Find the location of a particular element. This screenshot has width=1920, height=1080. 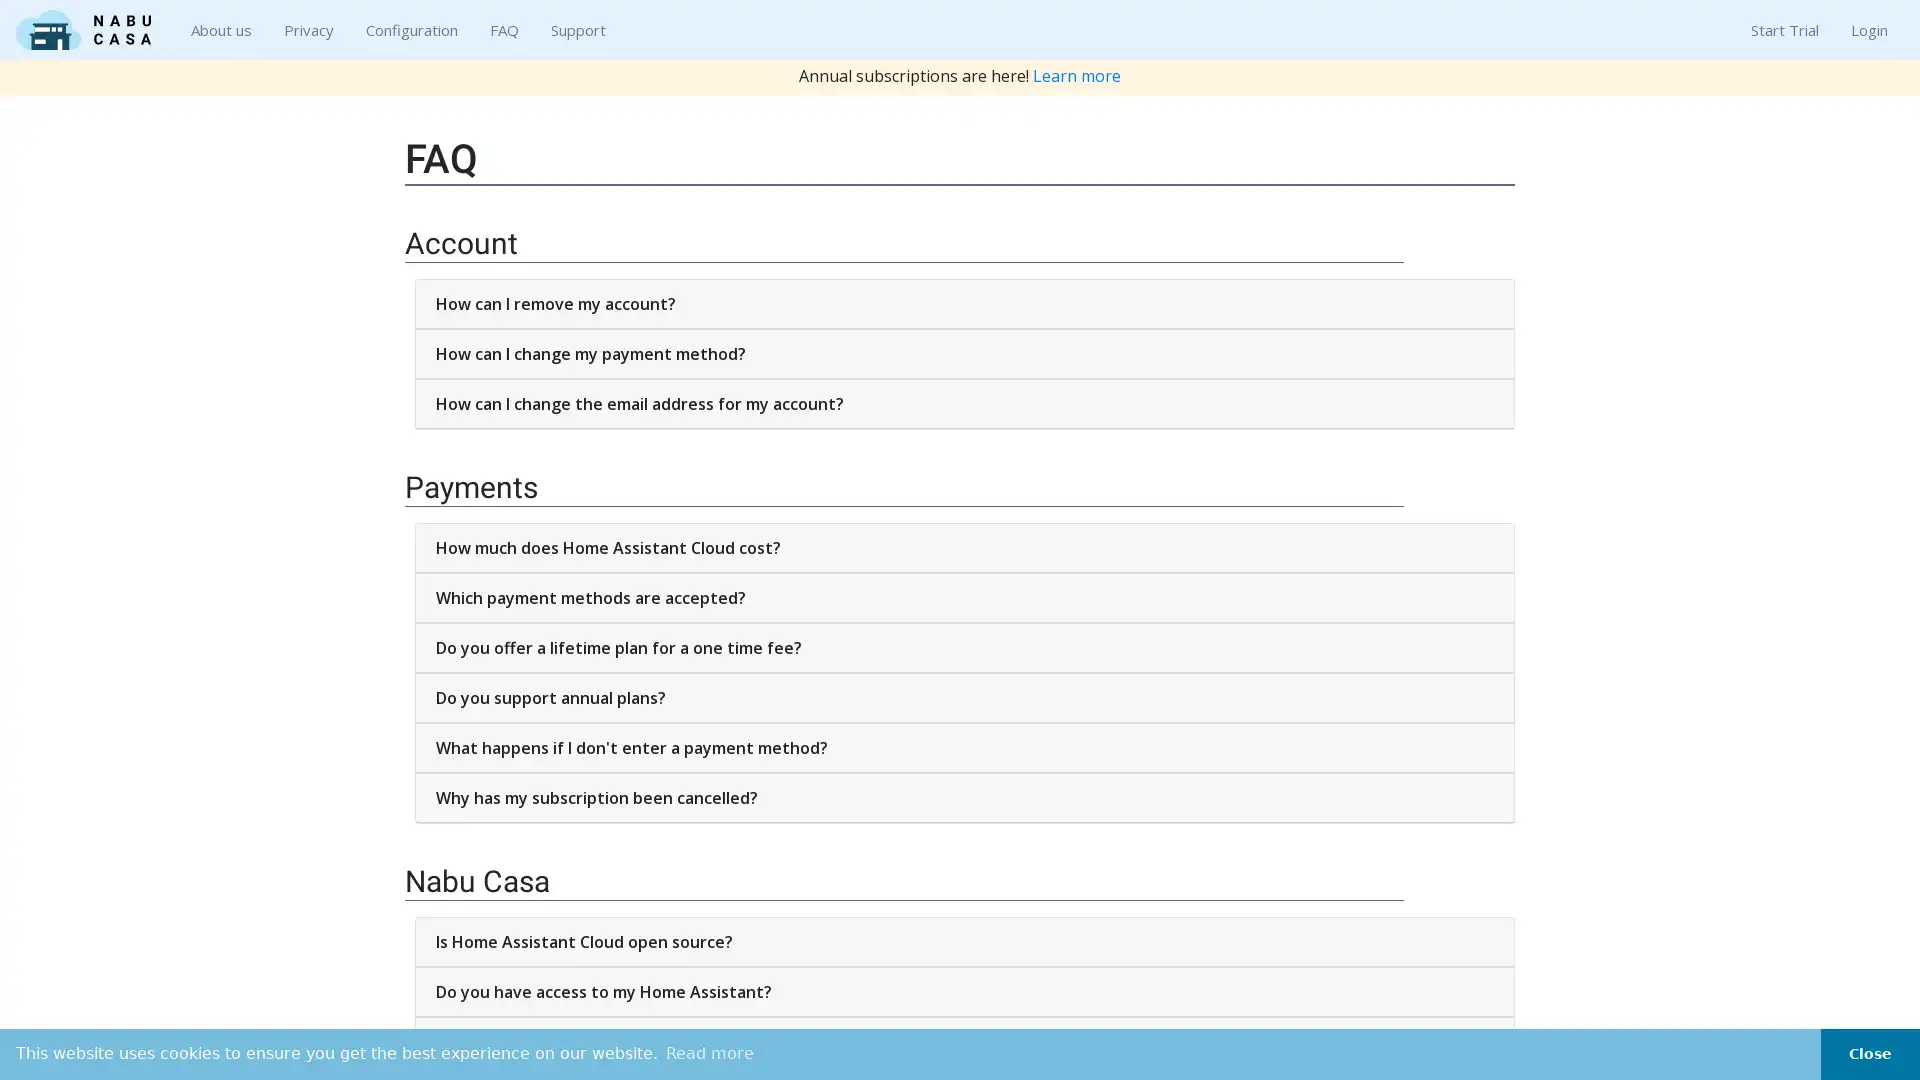

Which payment methods are accepted? is located at coordinates (964, 596).